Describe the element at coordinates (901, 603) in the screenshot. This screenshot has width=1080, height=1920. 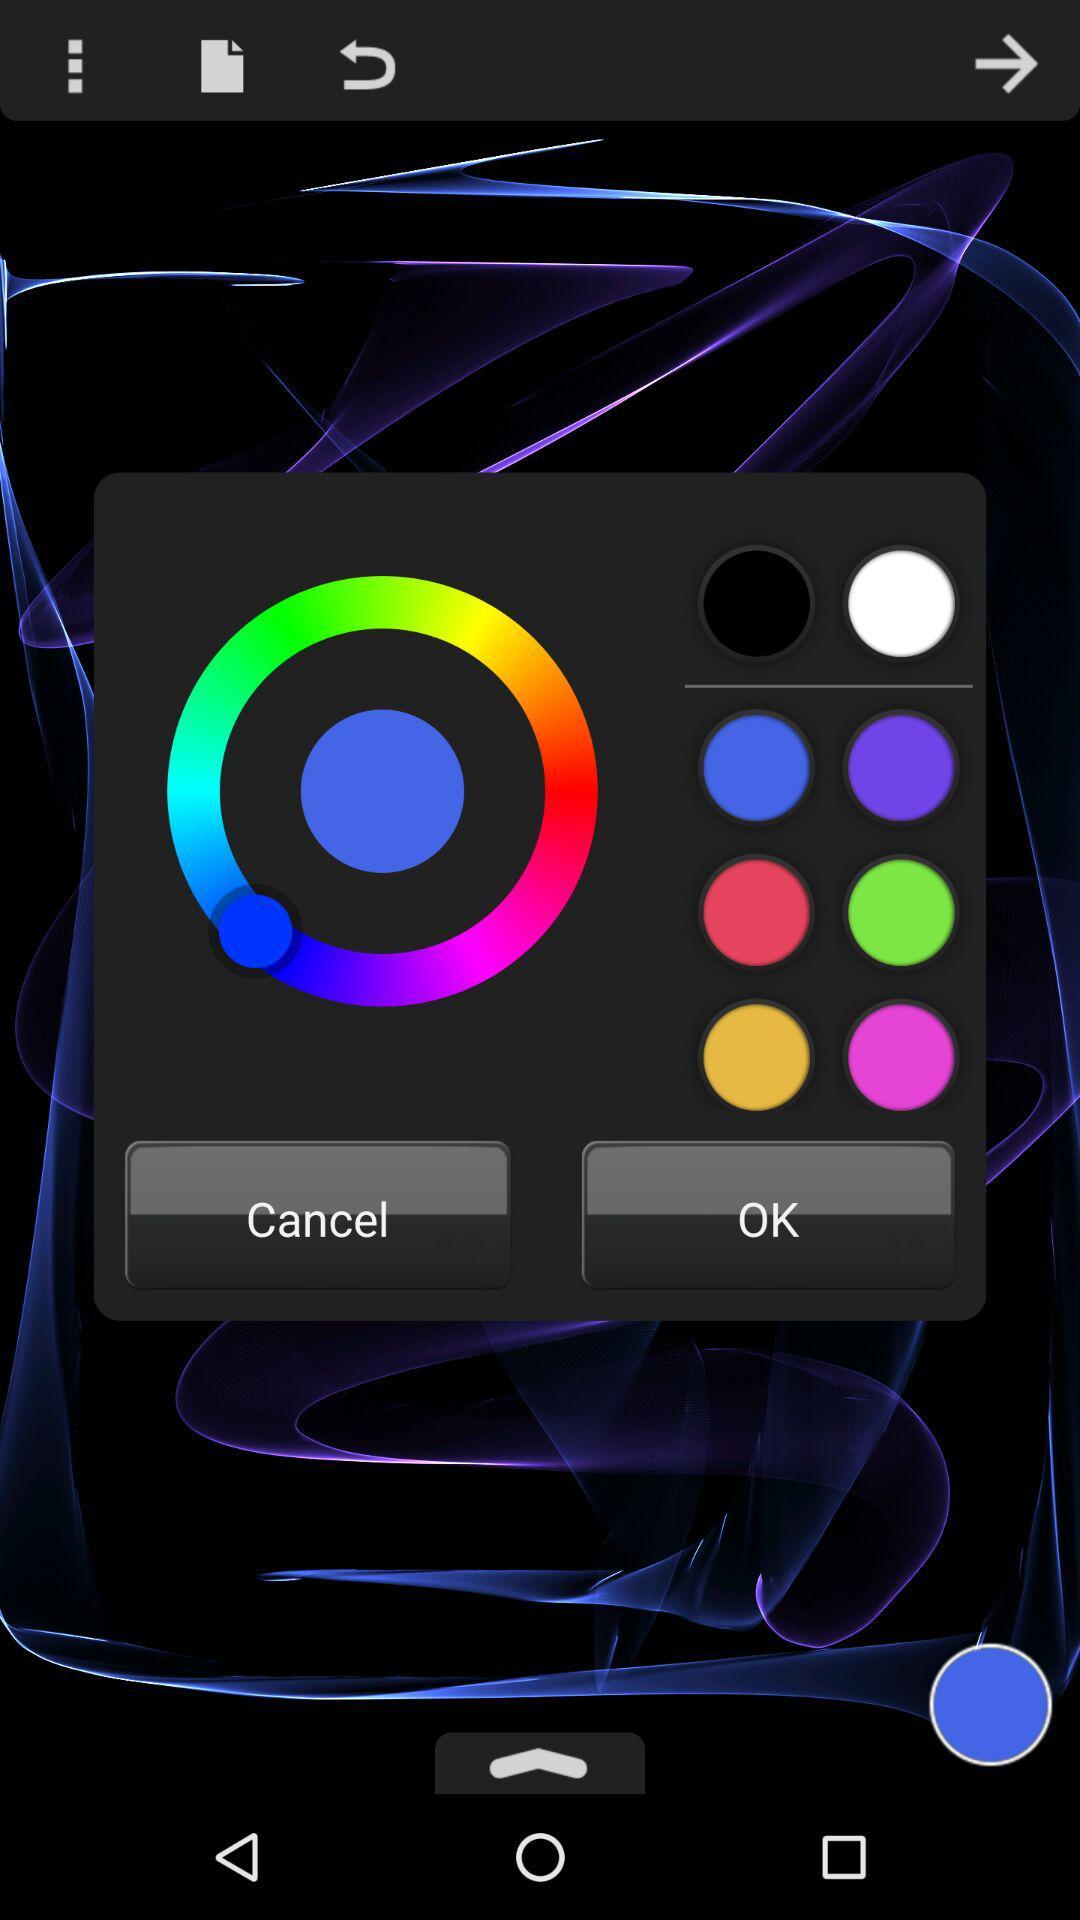
I see `color` at that location.